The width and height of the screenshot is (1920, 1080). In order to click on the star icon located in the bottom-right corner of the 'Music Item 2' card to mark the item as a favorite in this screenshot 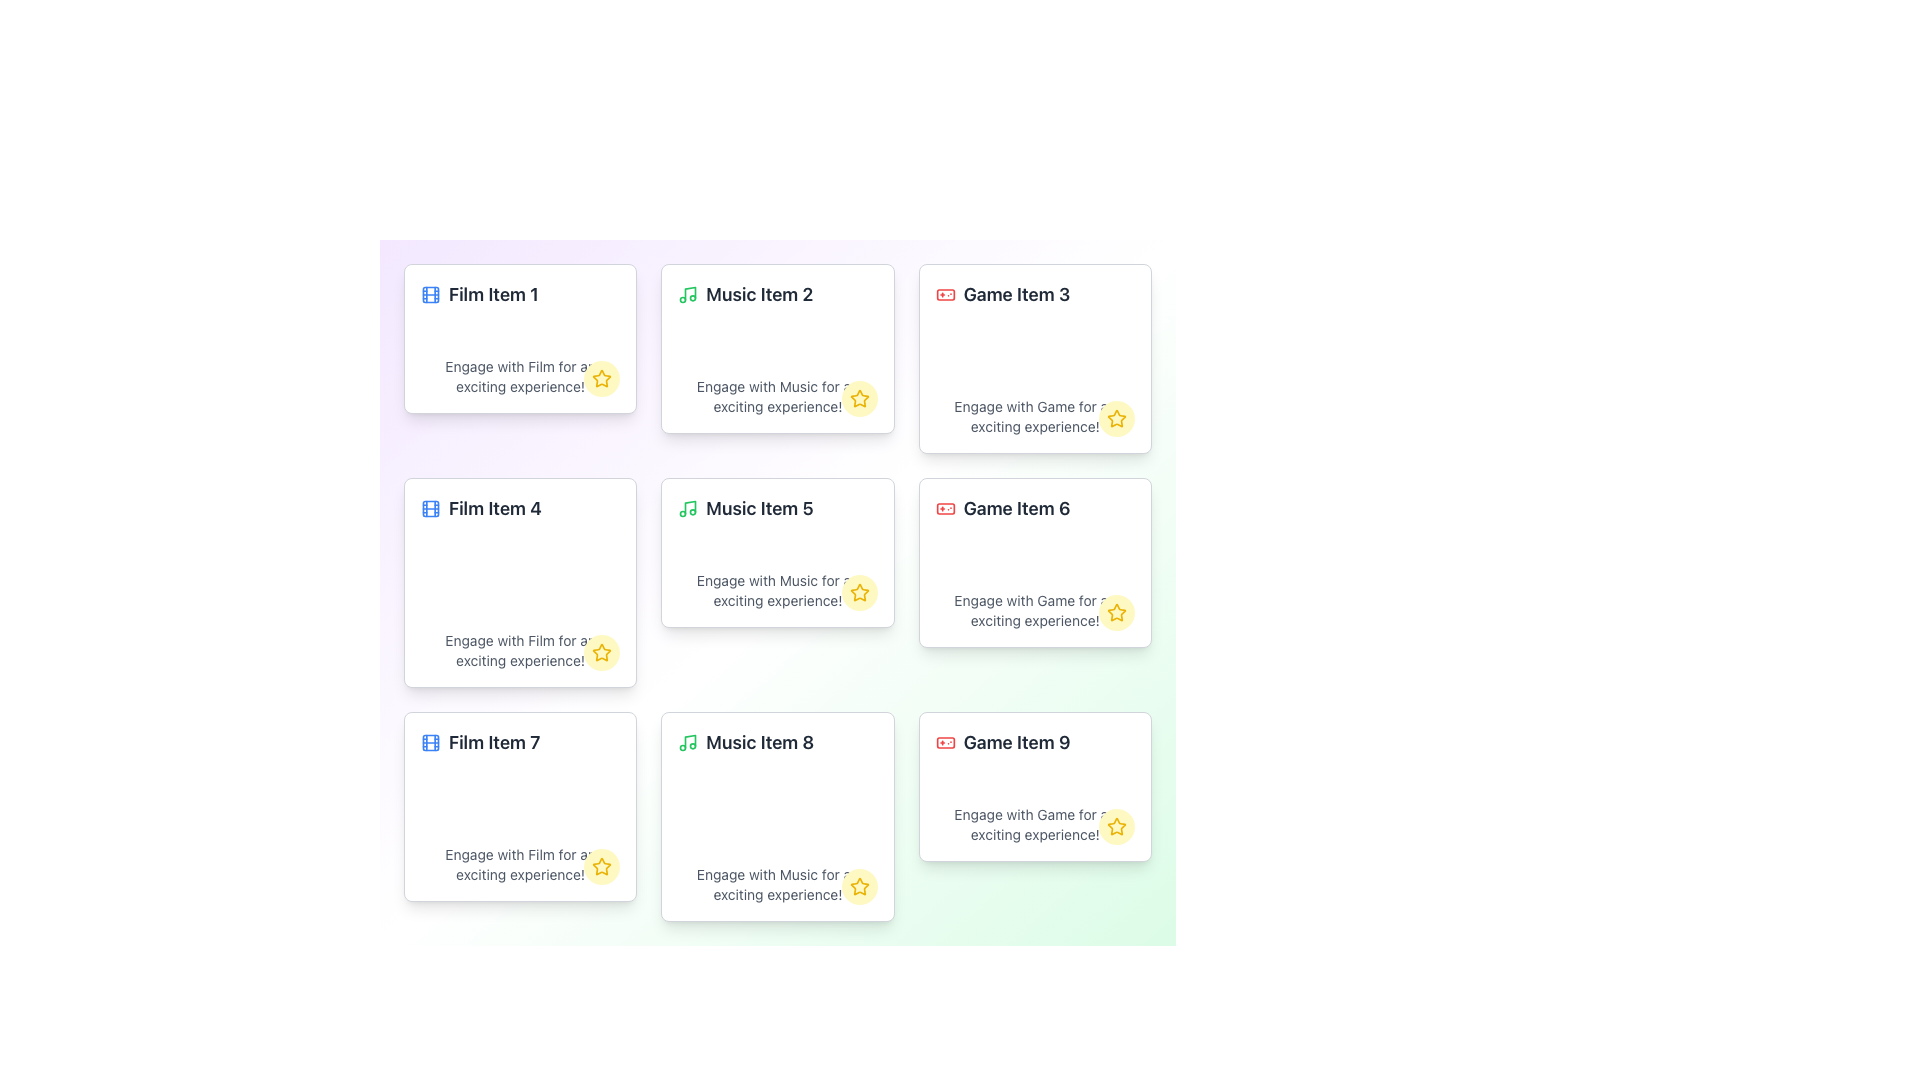, I will do `click(859, 398)`.